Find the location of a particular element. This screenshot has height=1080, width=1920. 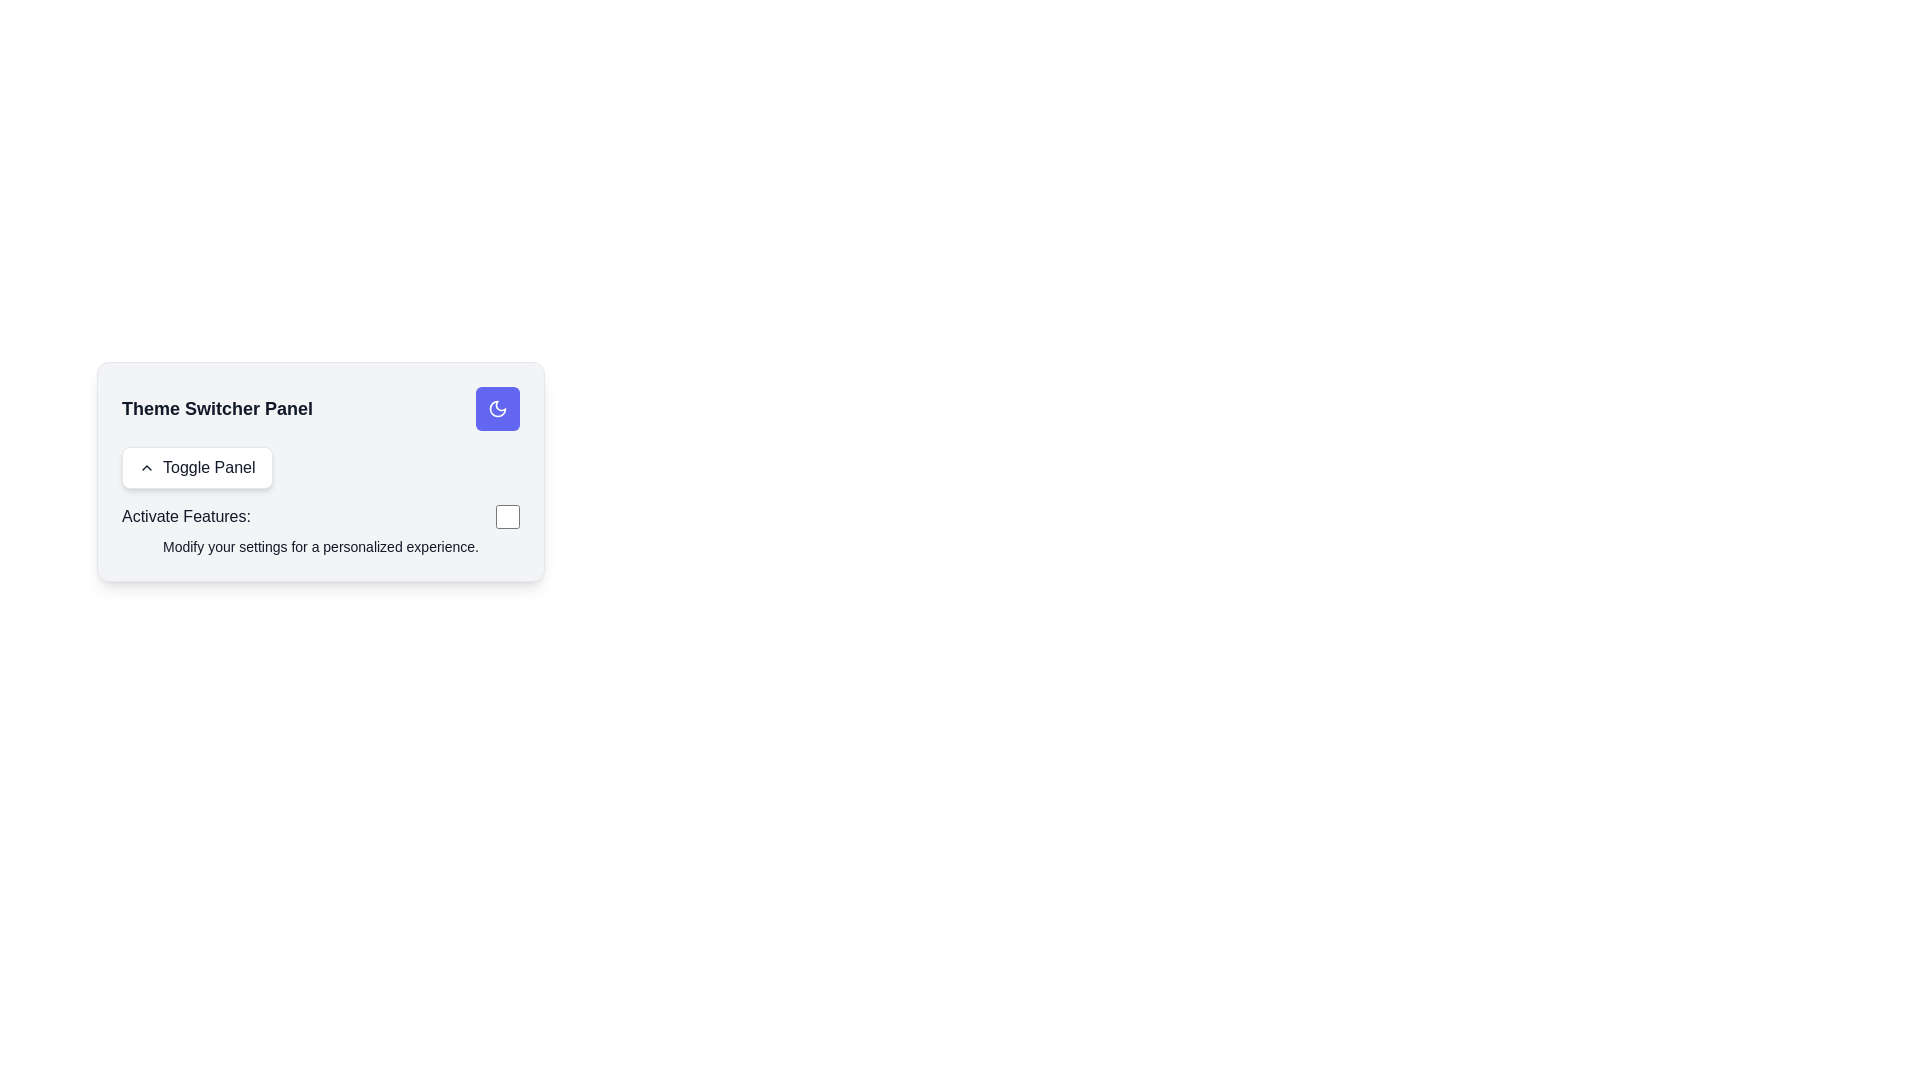

the 'Toggle Panel' button, which is a rectangular button with a white background and black text, located in the 'Theme Switcher Panel' below the title is located at coordinates (196, 467).